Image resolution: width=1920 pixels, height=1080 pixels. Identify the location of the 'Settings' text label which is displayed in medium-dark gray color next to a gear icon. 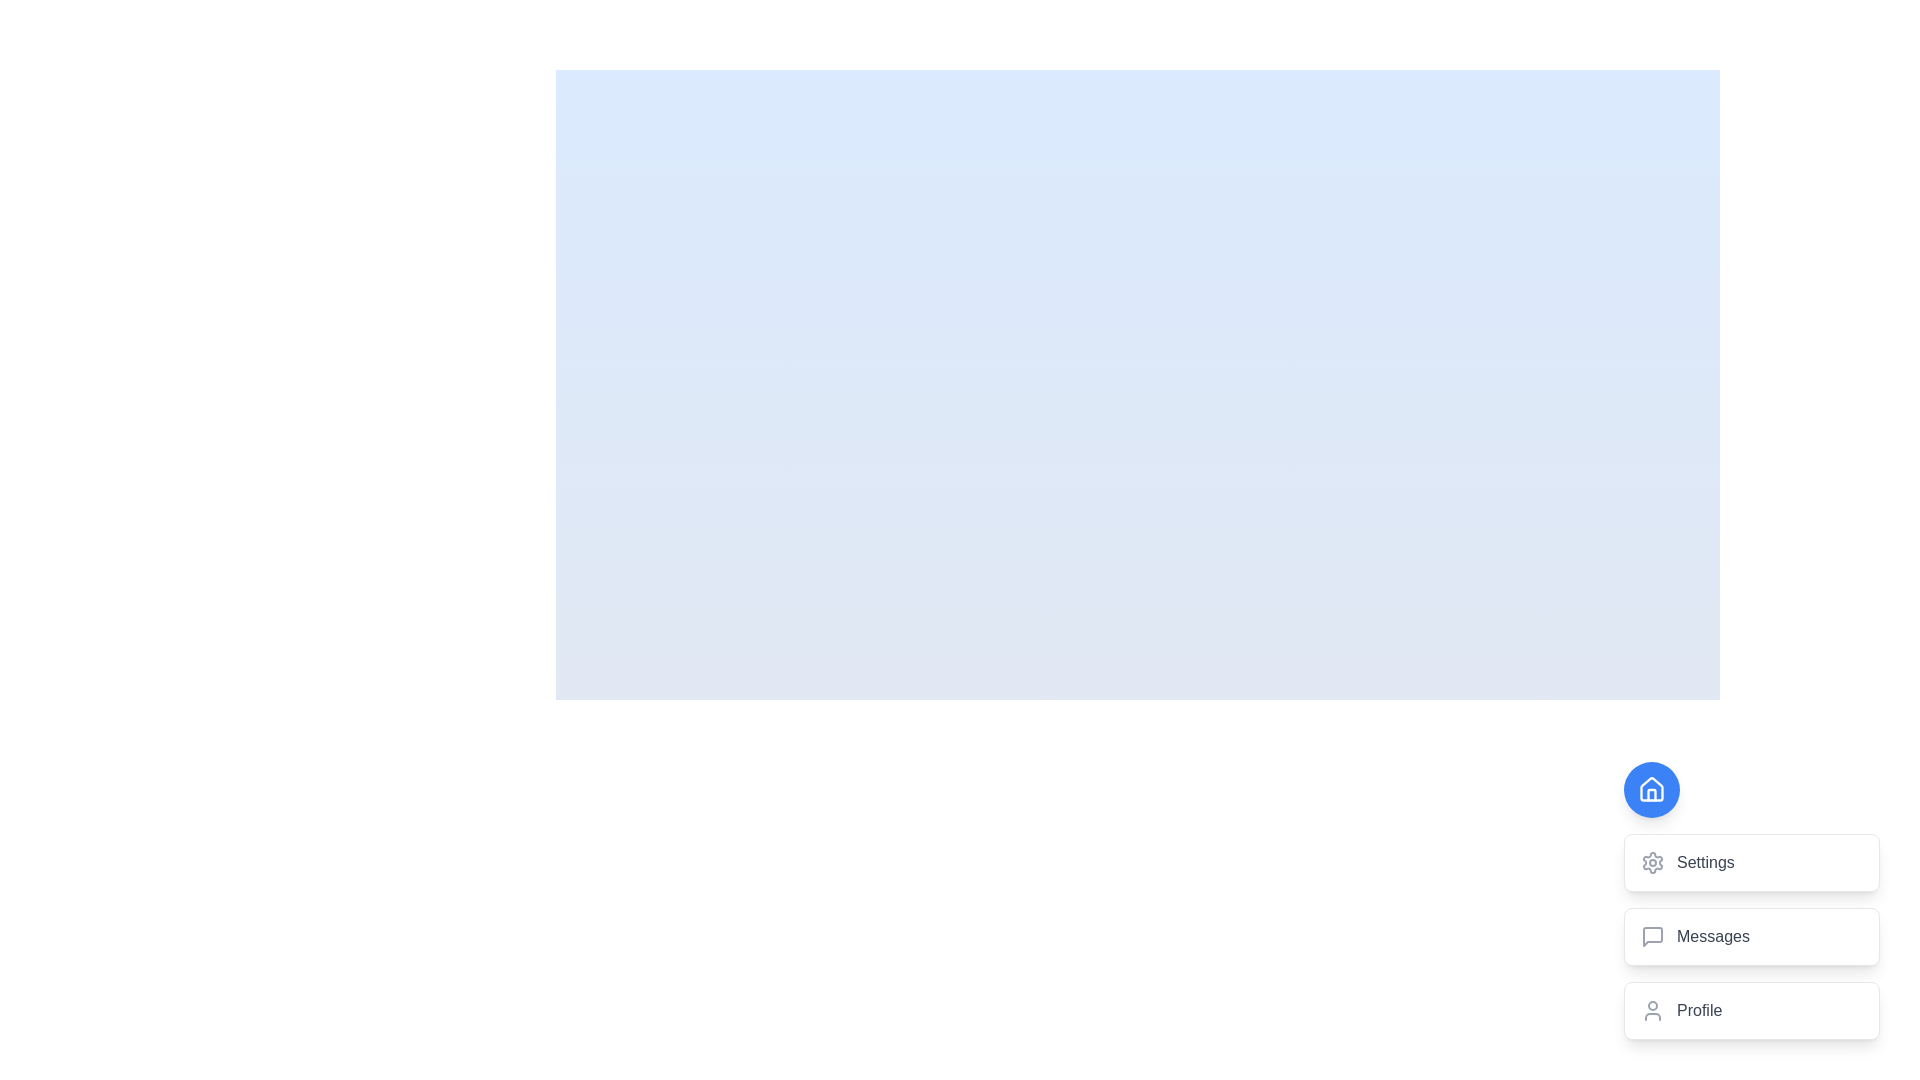
(1704, 862).